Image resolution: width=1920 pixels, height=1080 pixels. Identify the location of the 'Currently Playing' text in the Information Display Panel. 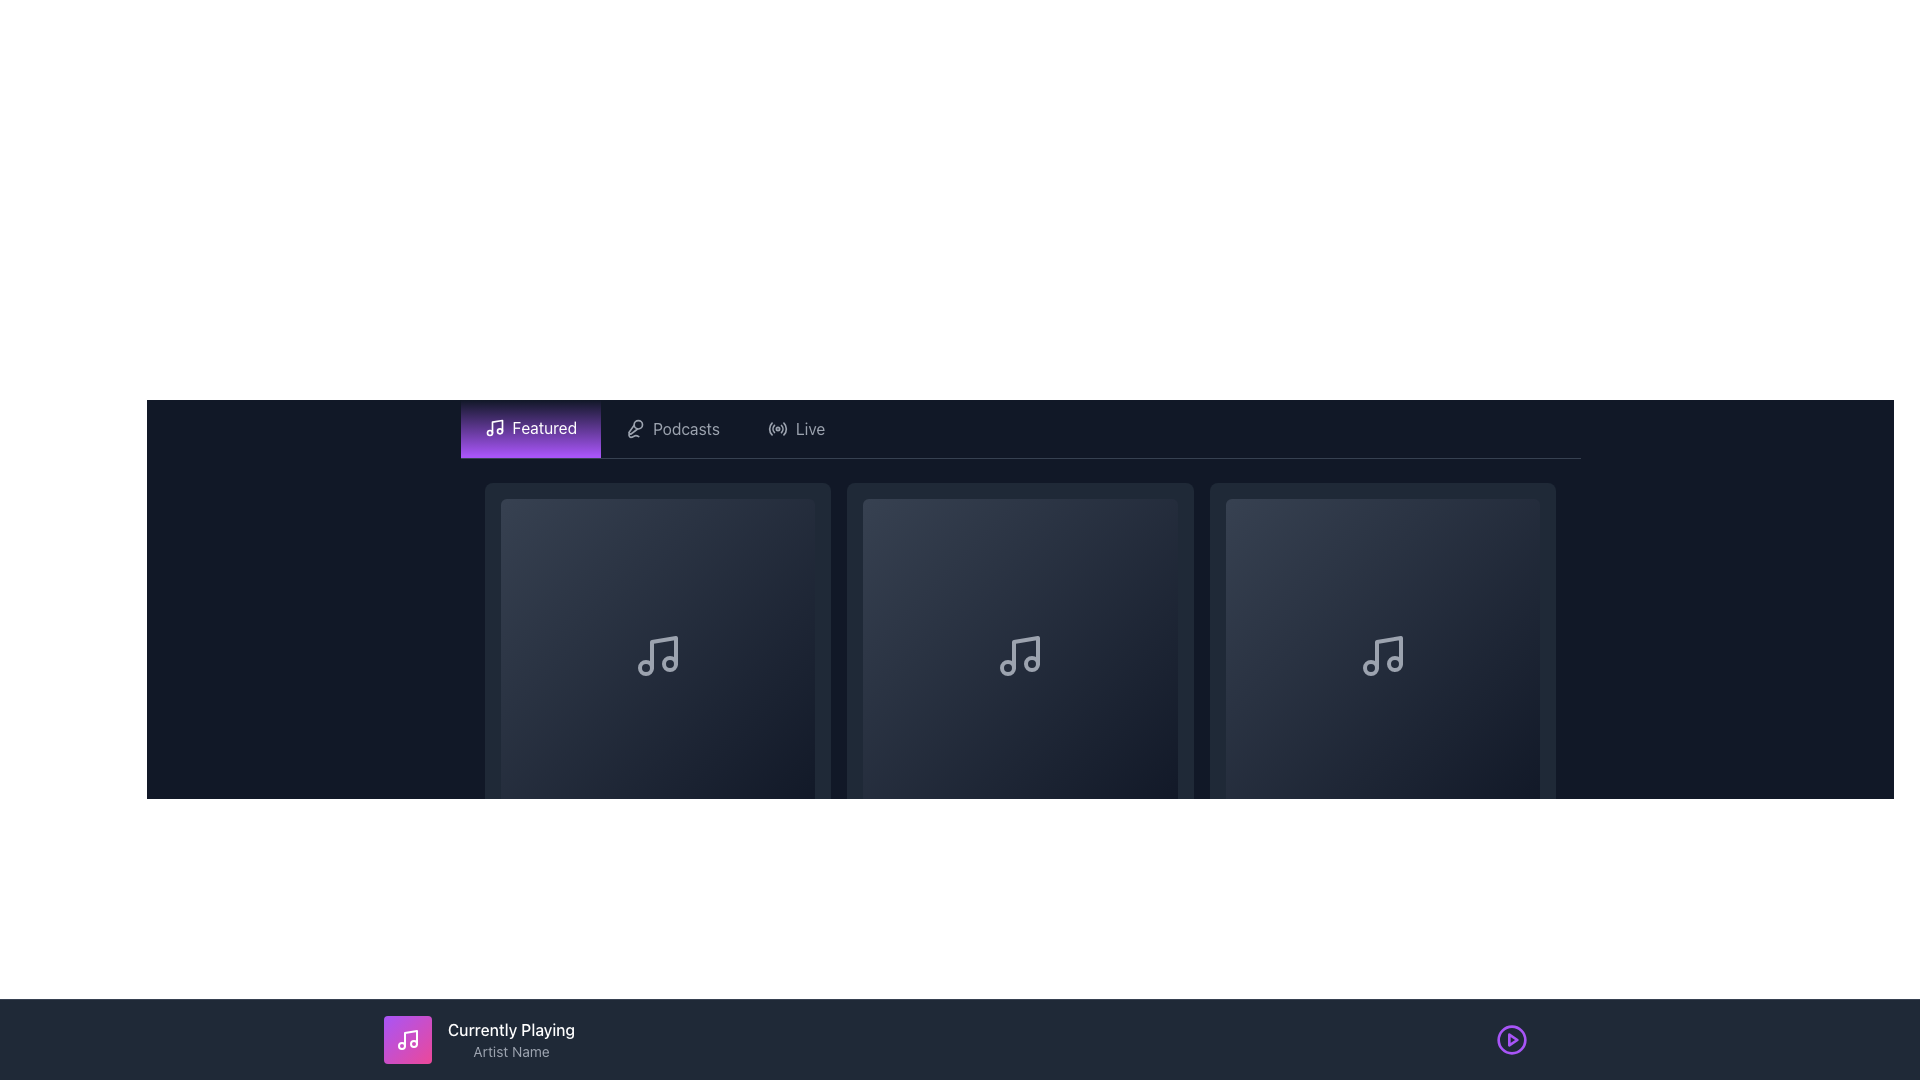
(478, 1039).